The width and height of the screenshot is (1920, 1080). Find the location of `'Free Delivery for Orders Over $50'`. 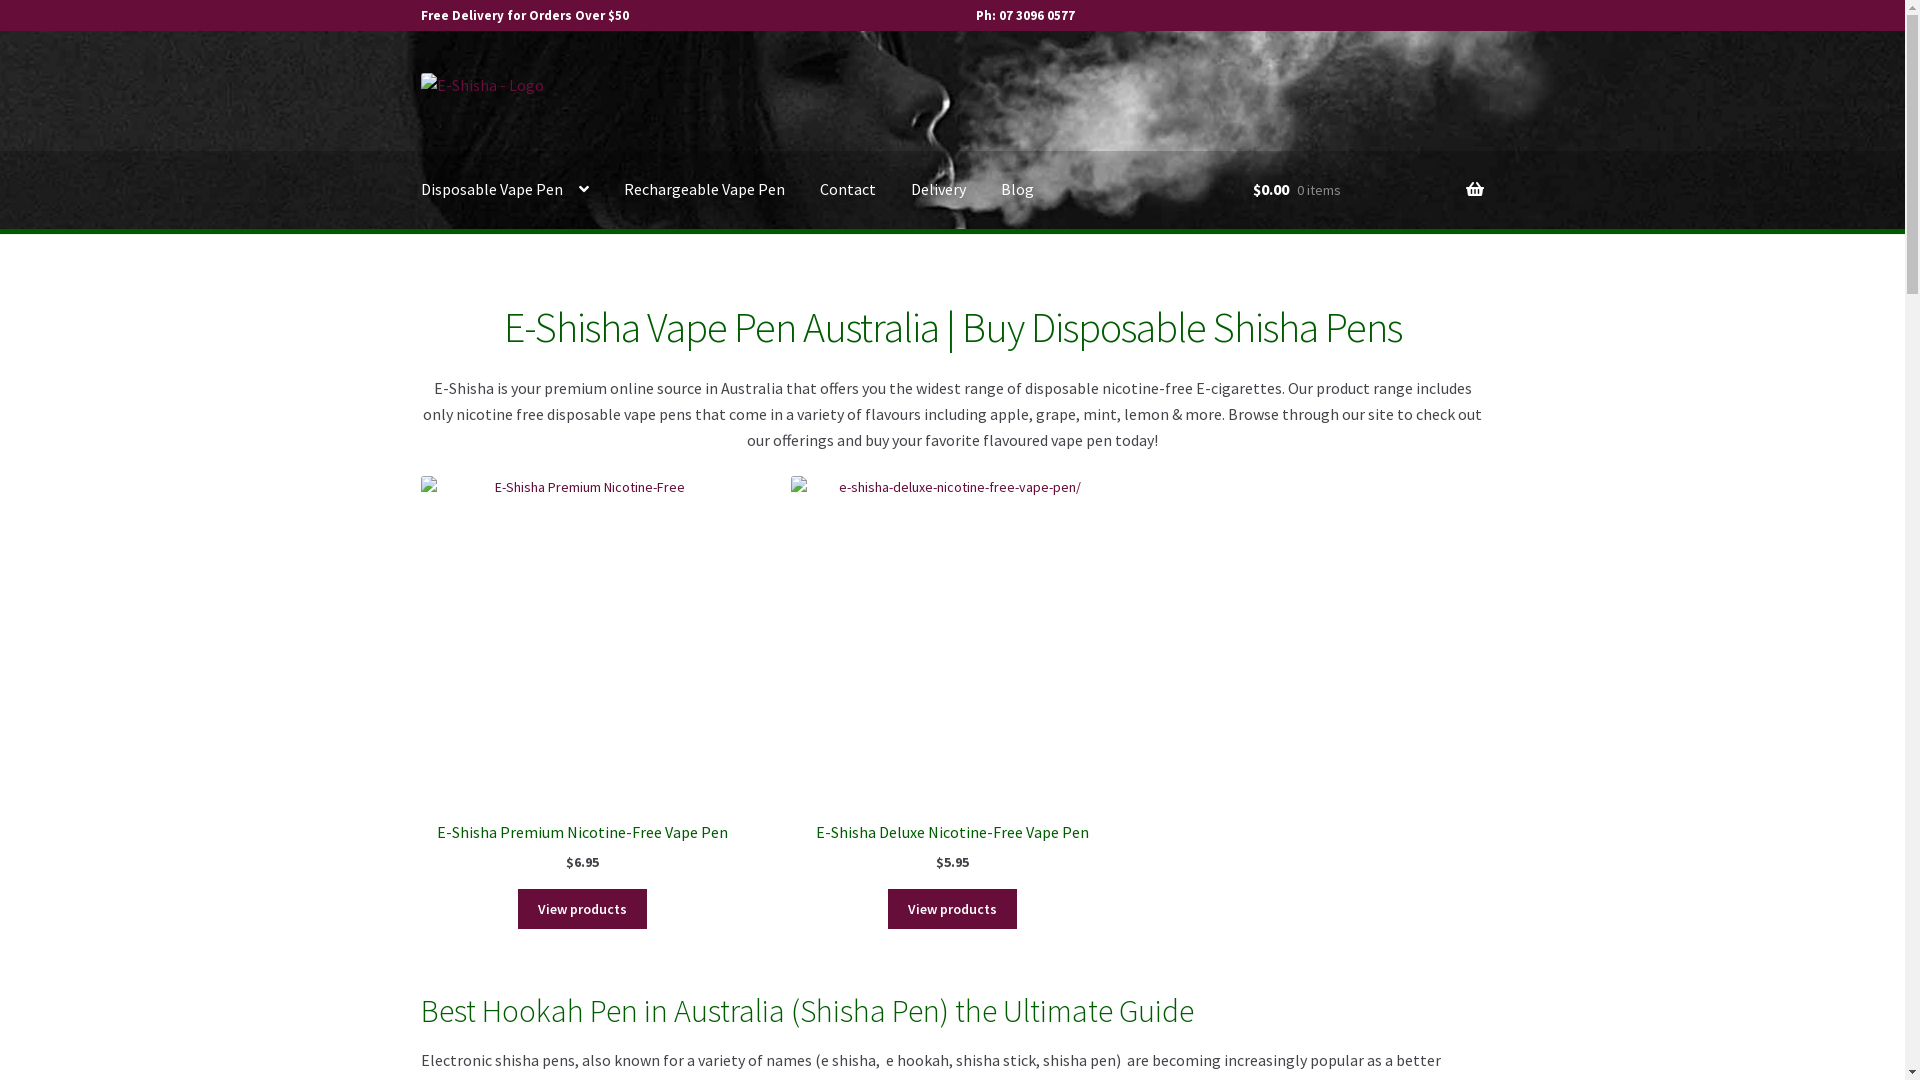

'Free Delivery for Orders Over $50' is located at coordinates (524, 15).